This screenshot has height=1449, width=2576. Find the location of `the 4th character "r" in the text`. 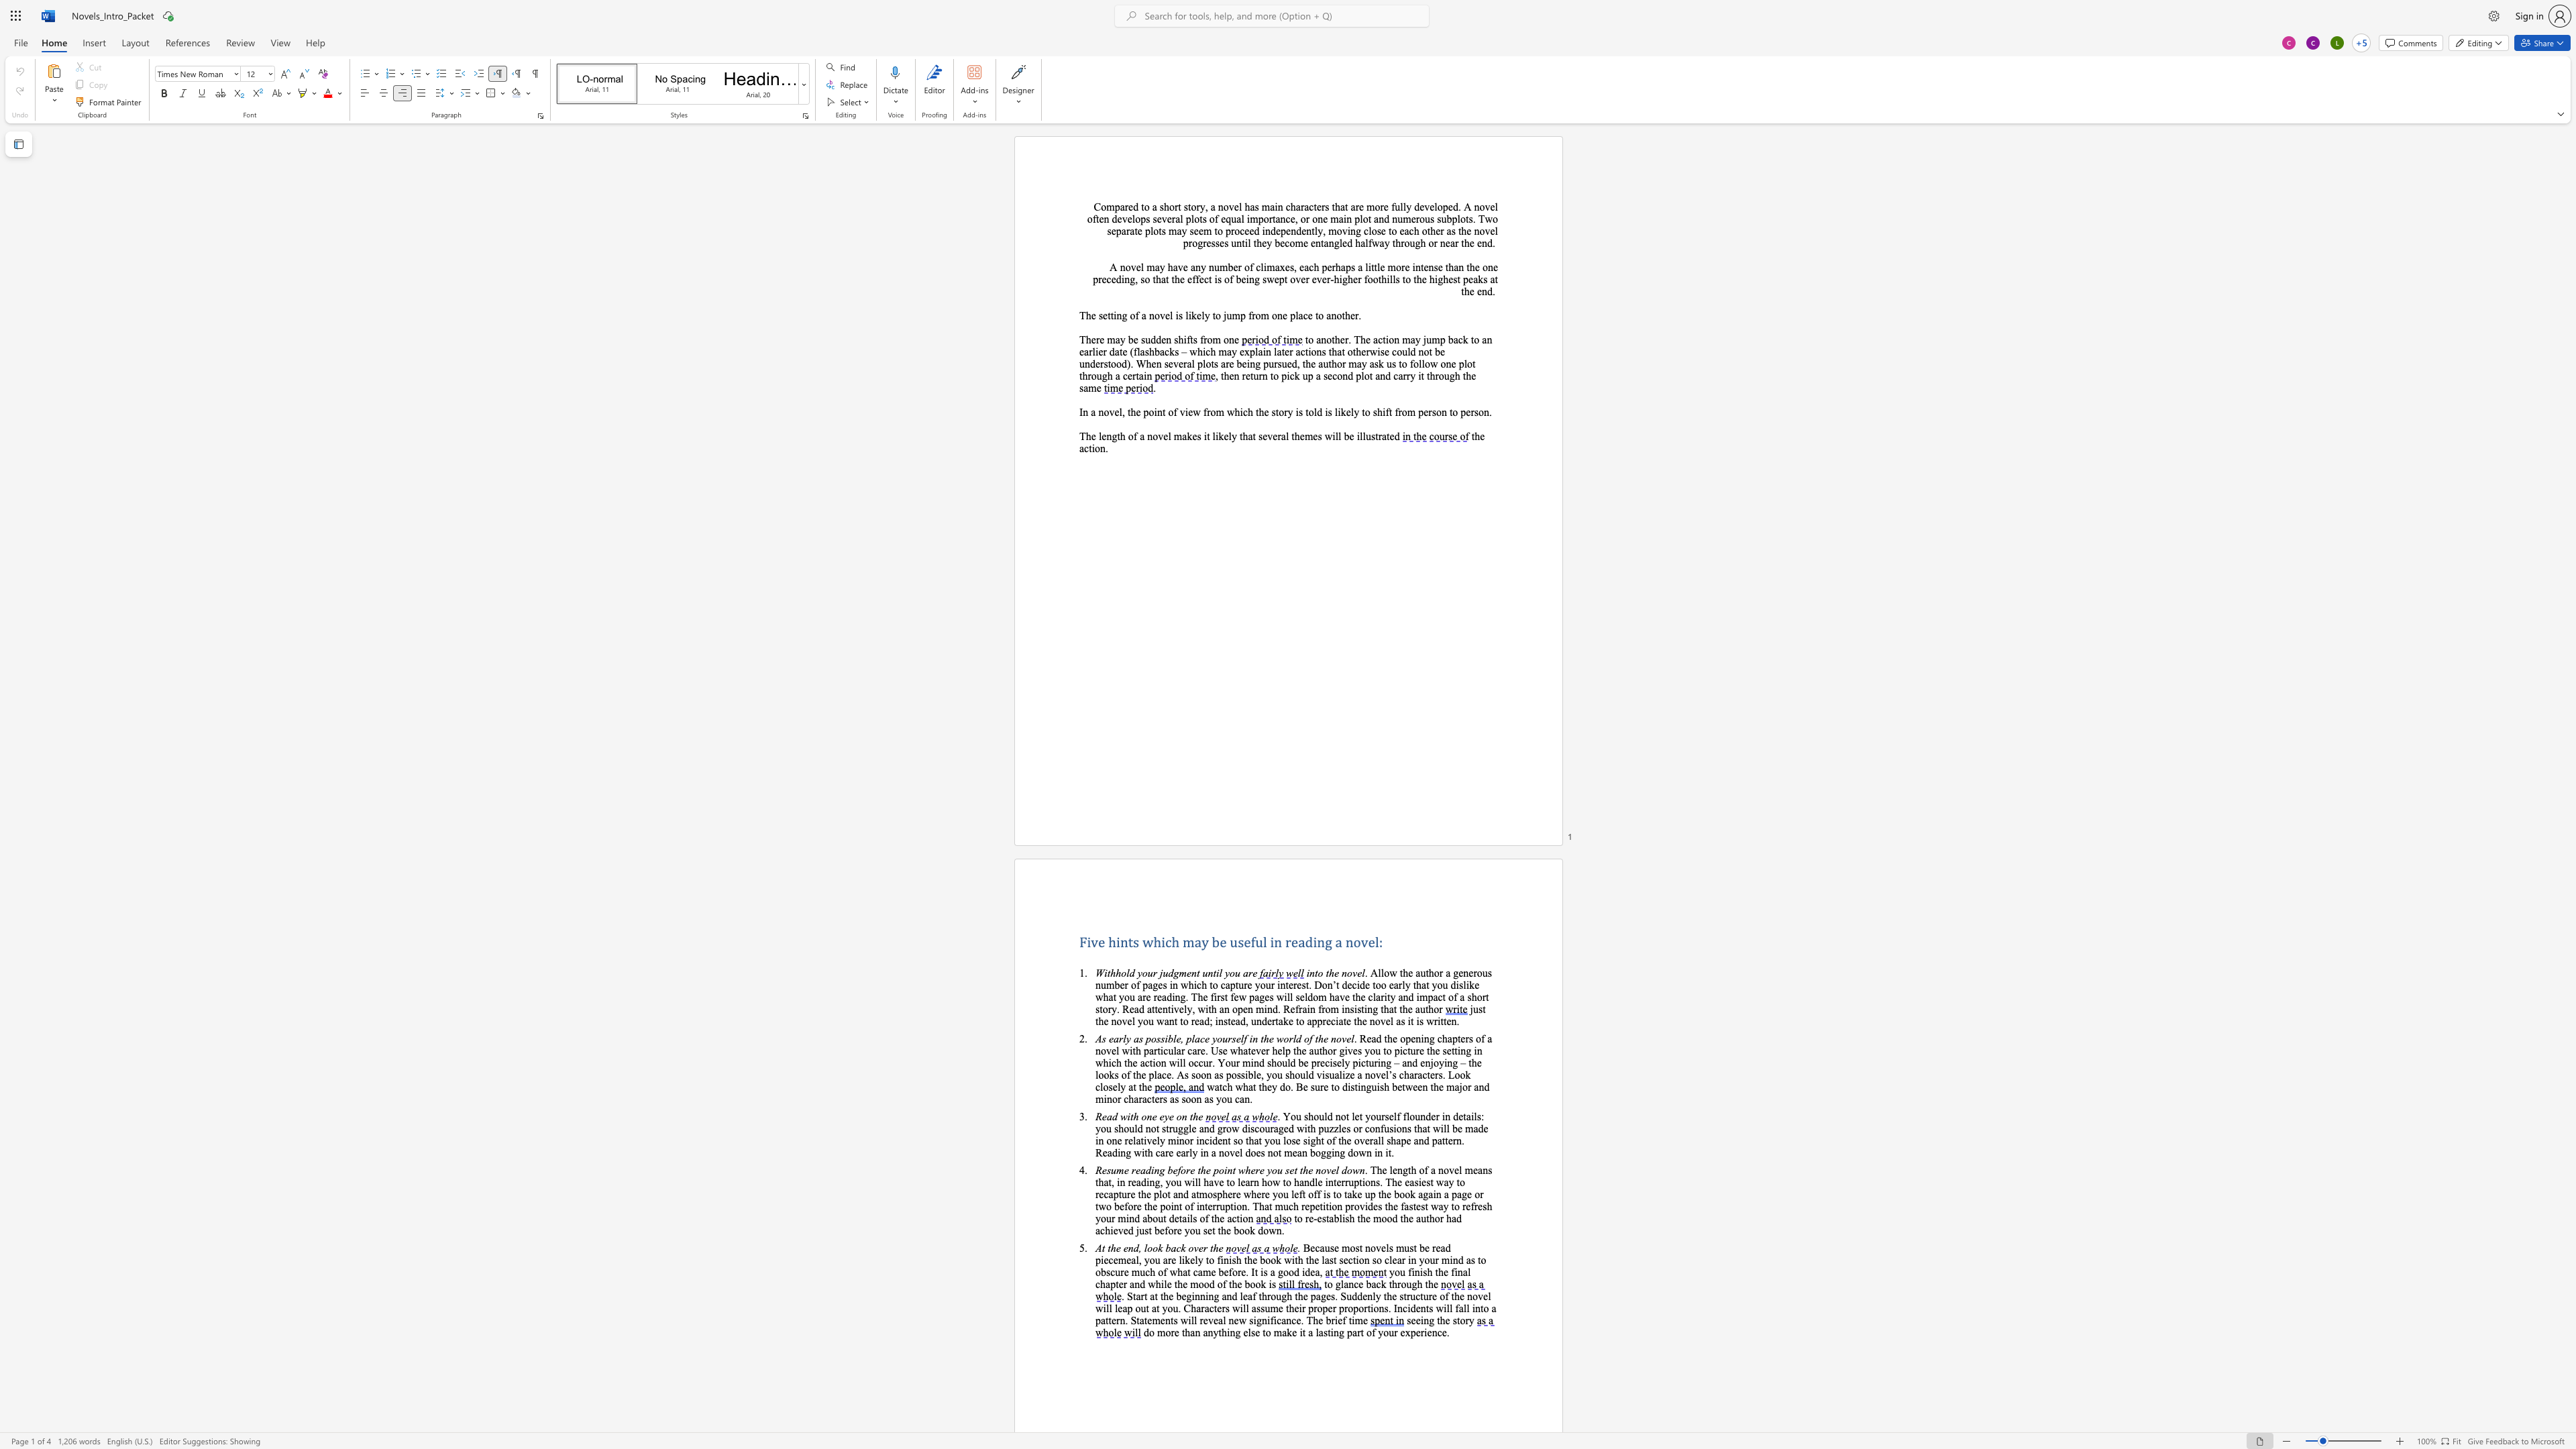

the 4th character "r" in the text is located at coordinates (1408, 374).